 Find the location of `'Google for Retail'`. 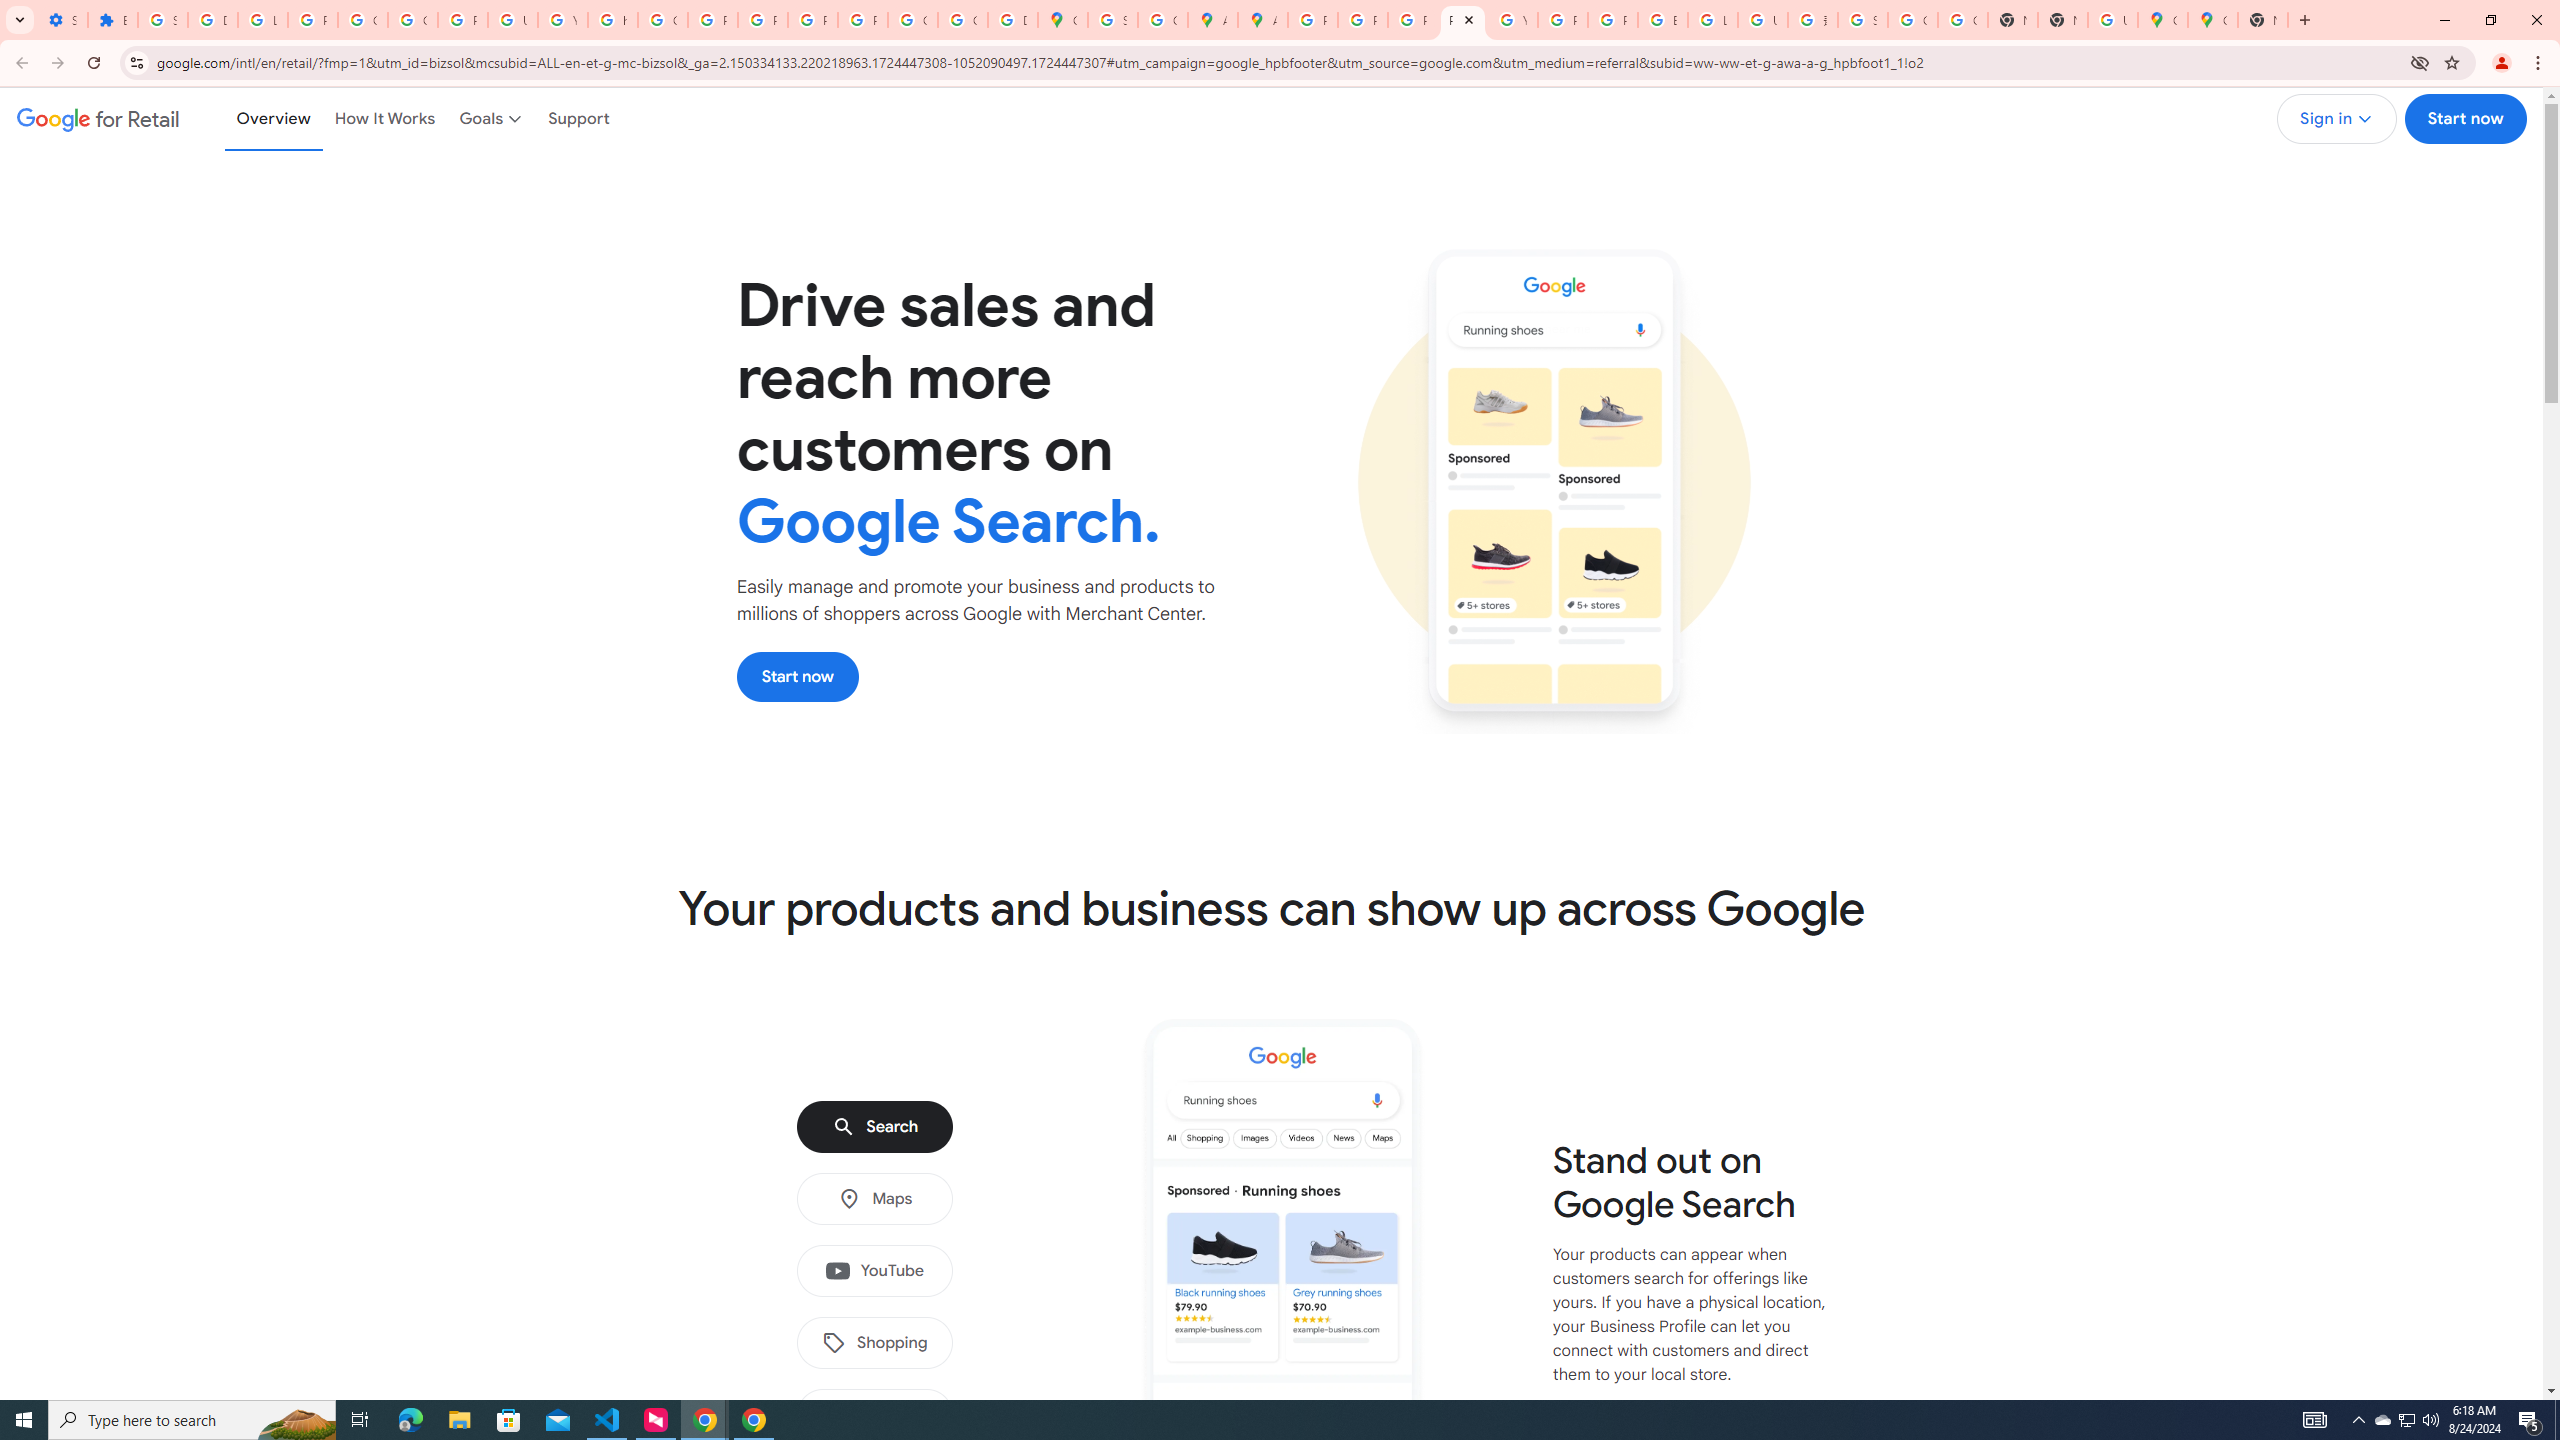

'Google for Retail' is located at coordinates (97, 118).